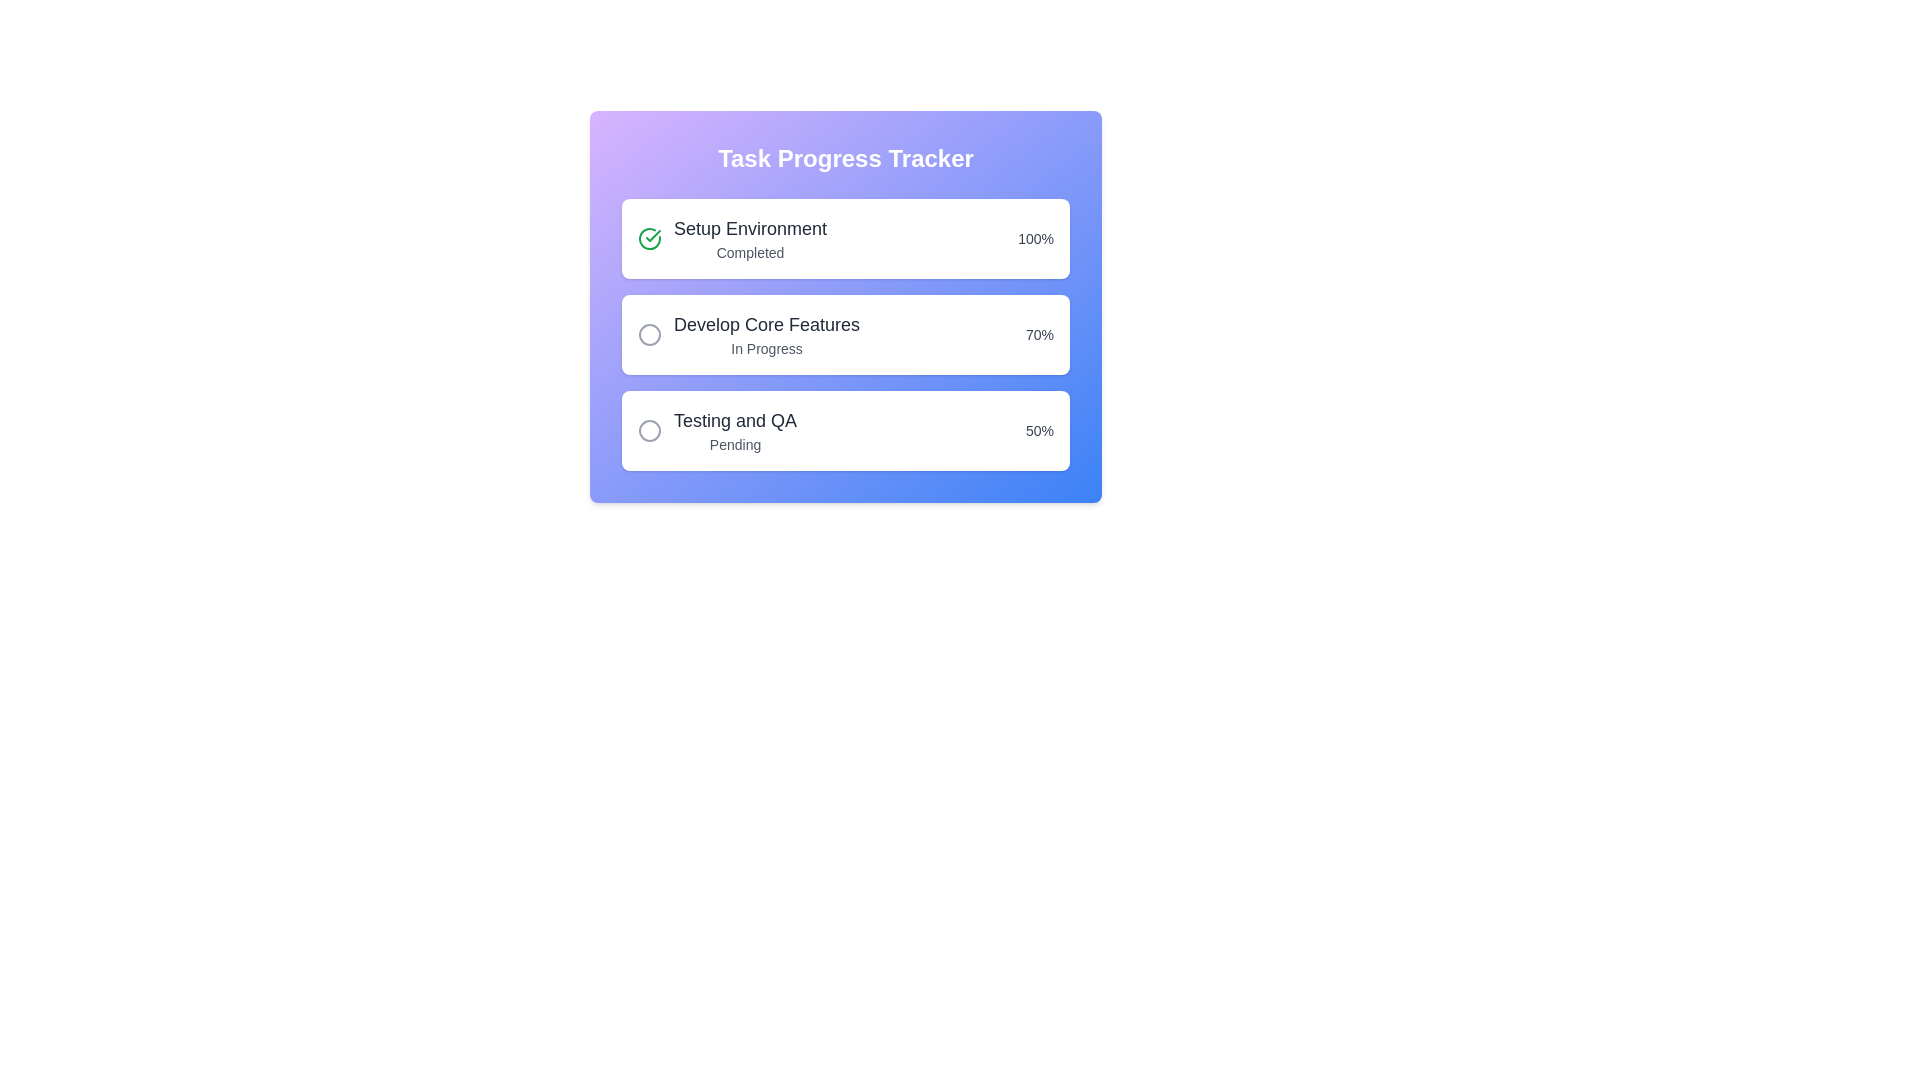 The image size is (1920, 1080). I want to click on the static text label indicating the progress phase of 'Develop Core Features', located beneath the corresponding text within the central progress item card, so click(766, 347).